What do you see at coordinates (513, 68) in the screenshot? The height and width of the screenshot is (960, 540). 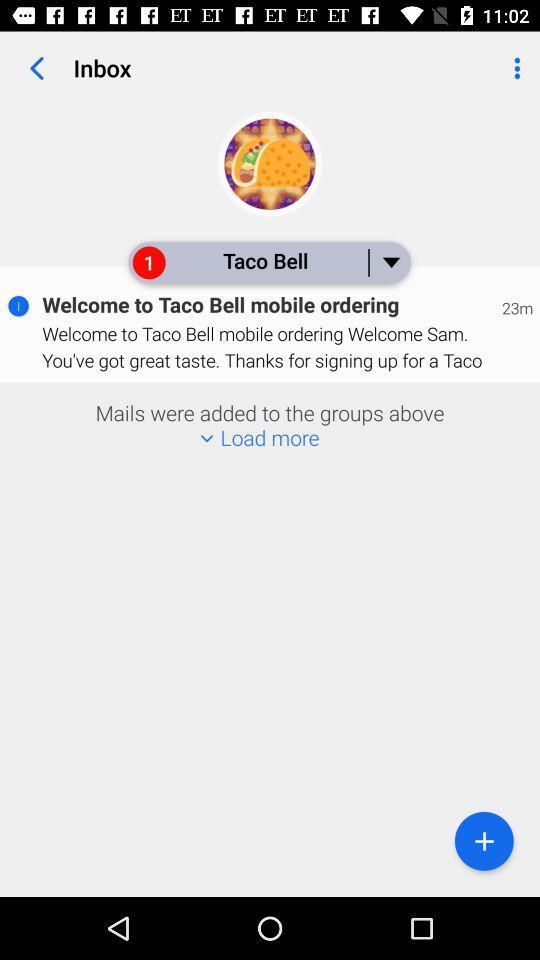 I see `the item next to inbox item` at bounding box center [513, 68].